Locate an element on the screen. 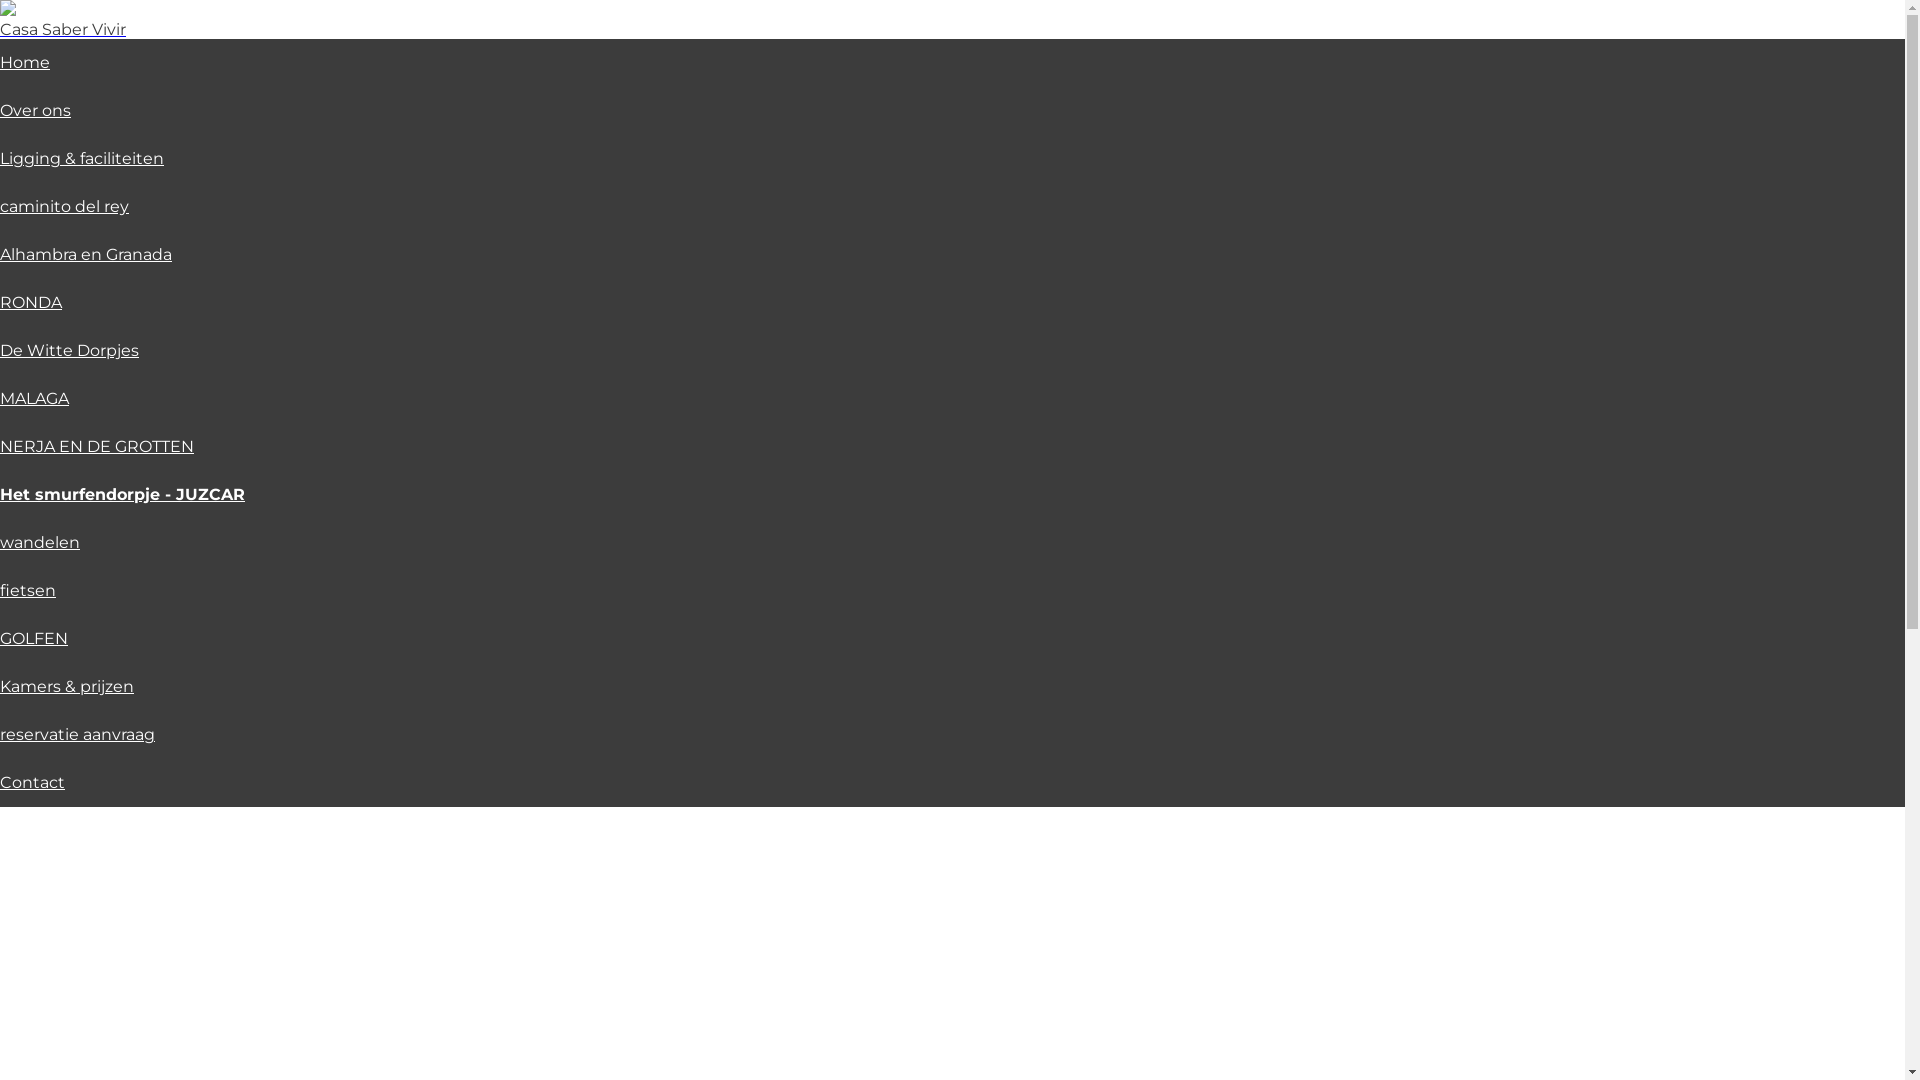 This screenshot has height=1080, width=1920. 'NERJA EN DE GROTTEN' is located at coordinates (95, 445).